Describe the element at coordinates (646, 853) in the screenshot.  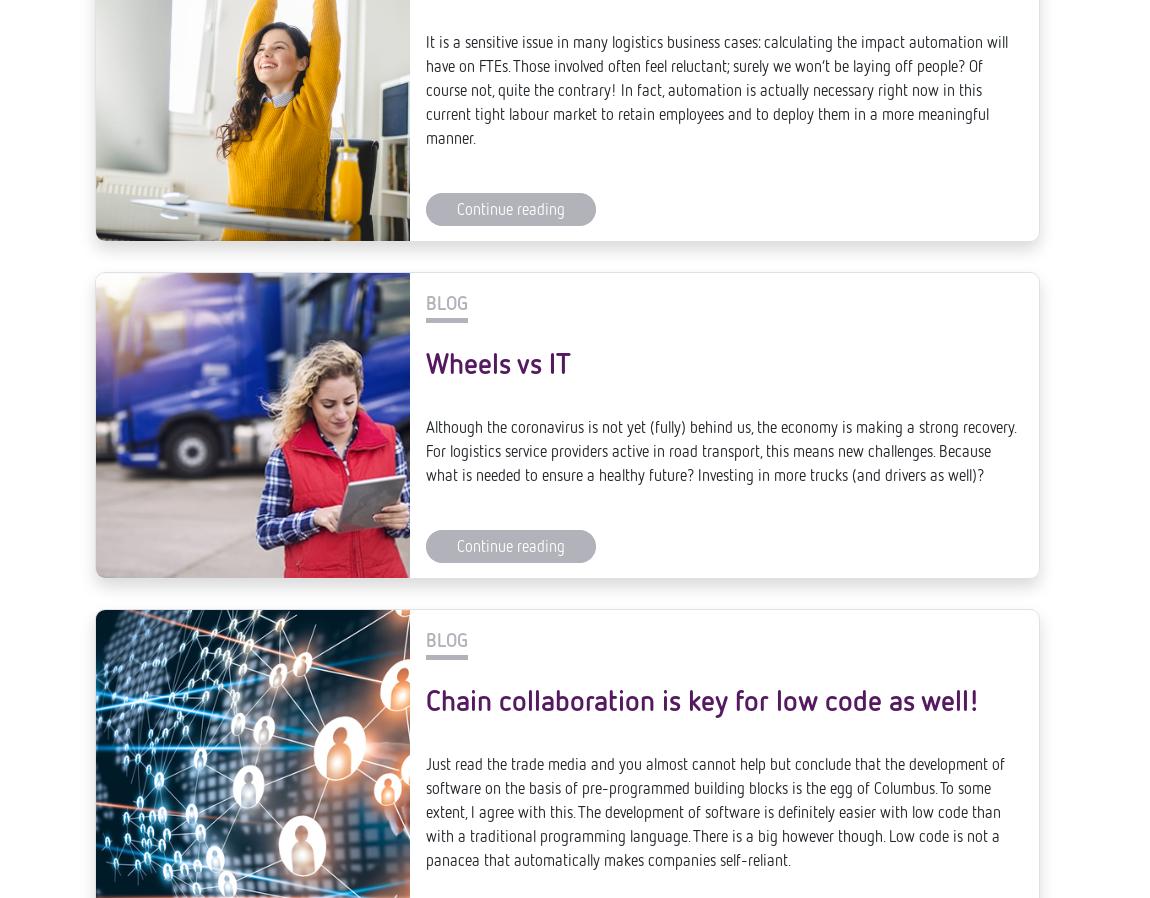
I see `'About Us'` at that location.